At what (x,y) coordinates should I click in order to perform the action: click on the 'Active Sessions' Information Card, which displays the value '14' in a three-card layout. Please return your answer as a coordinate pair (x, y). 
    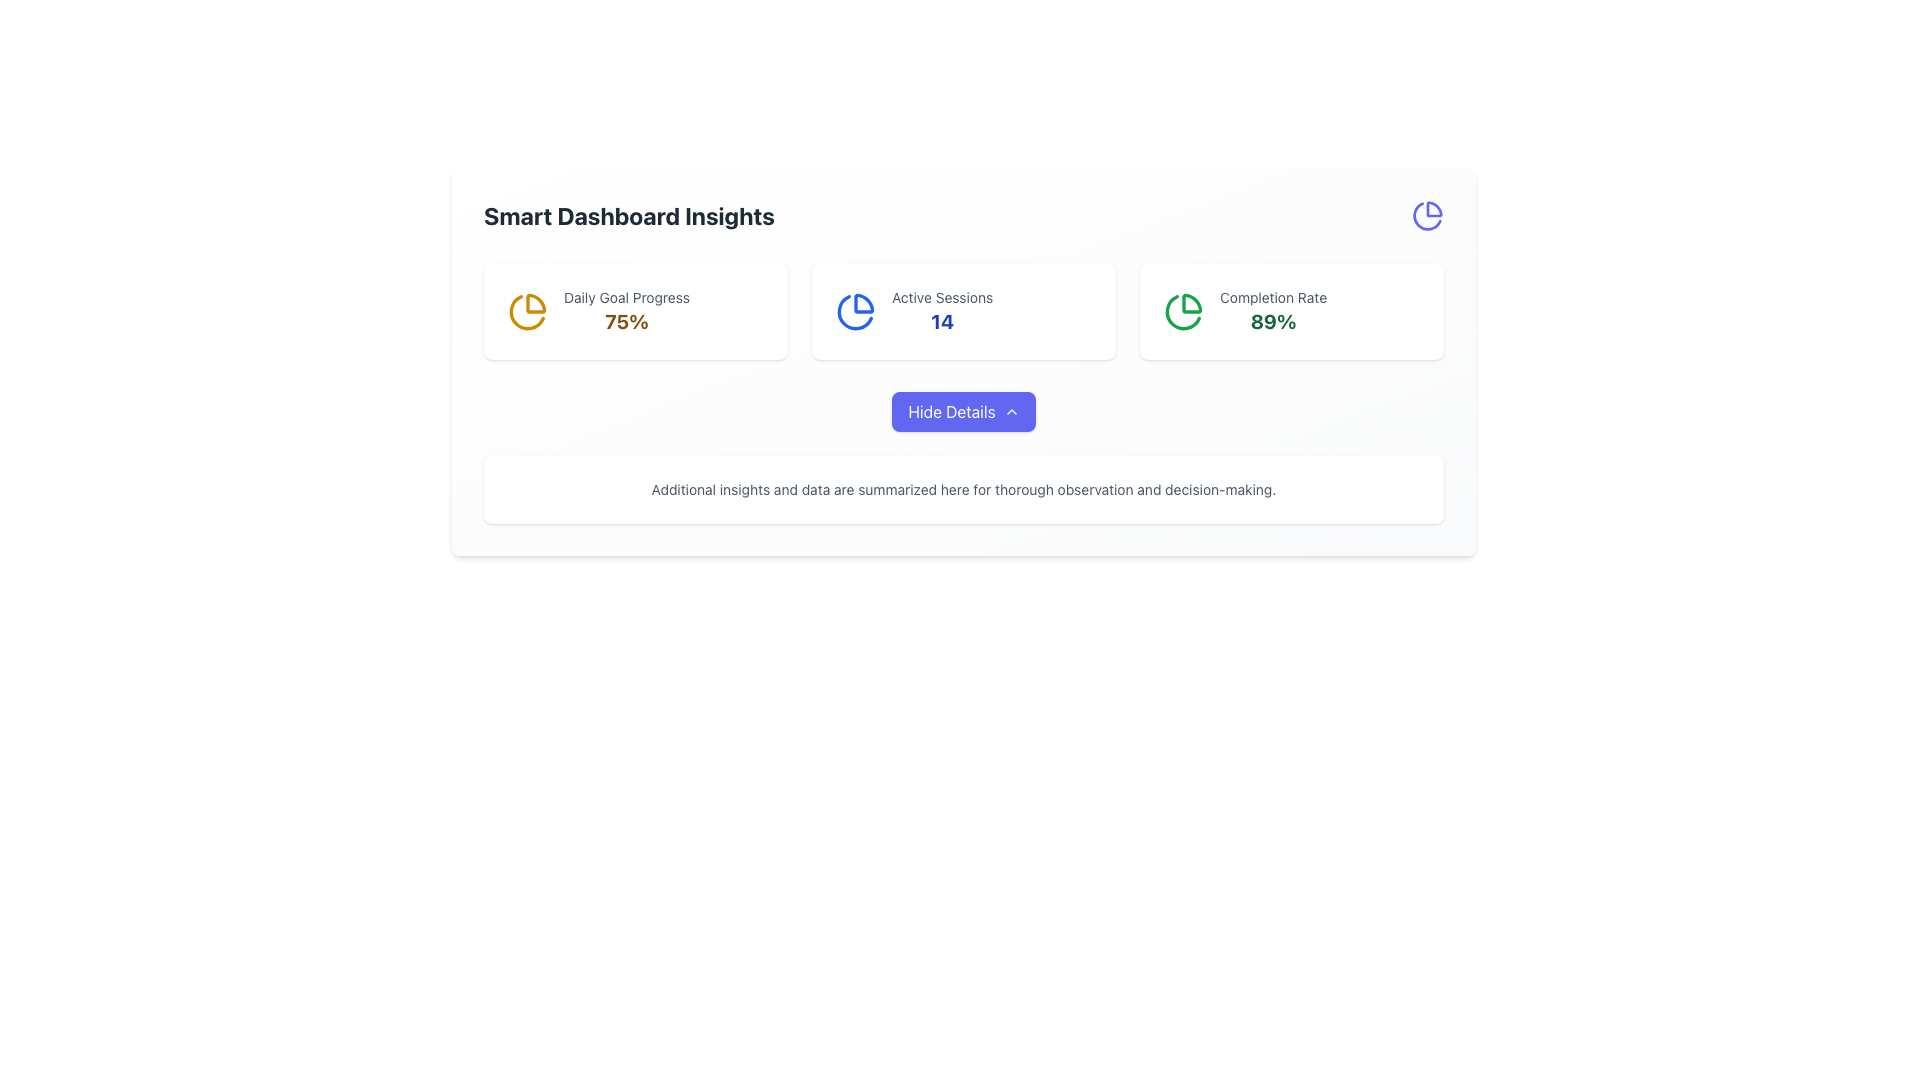
    Looking at the image, I should click on (964, 312).